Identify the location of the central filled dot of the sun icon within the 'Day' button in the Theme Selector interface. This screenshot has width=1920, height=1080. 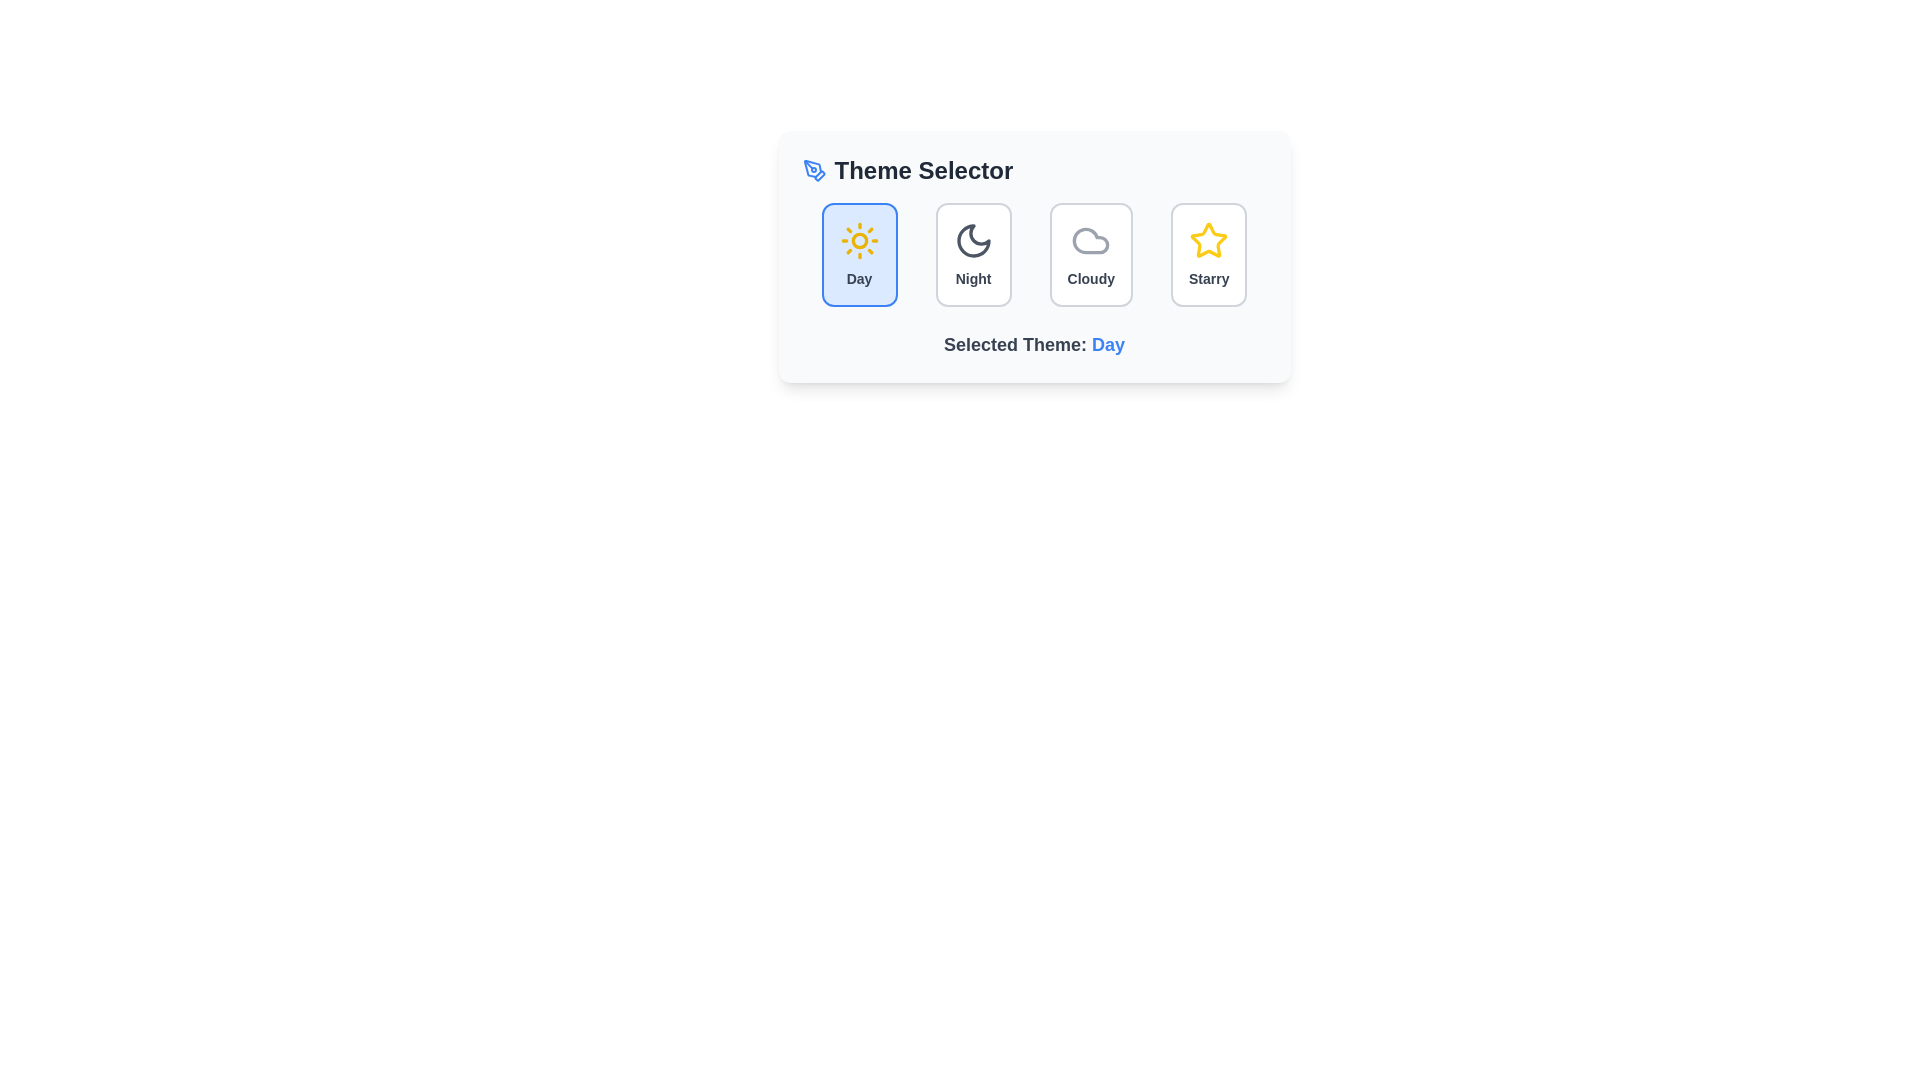
(859, 239).